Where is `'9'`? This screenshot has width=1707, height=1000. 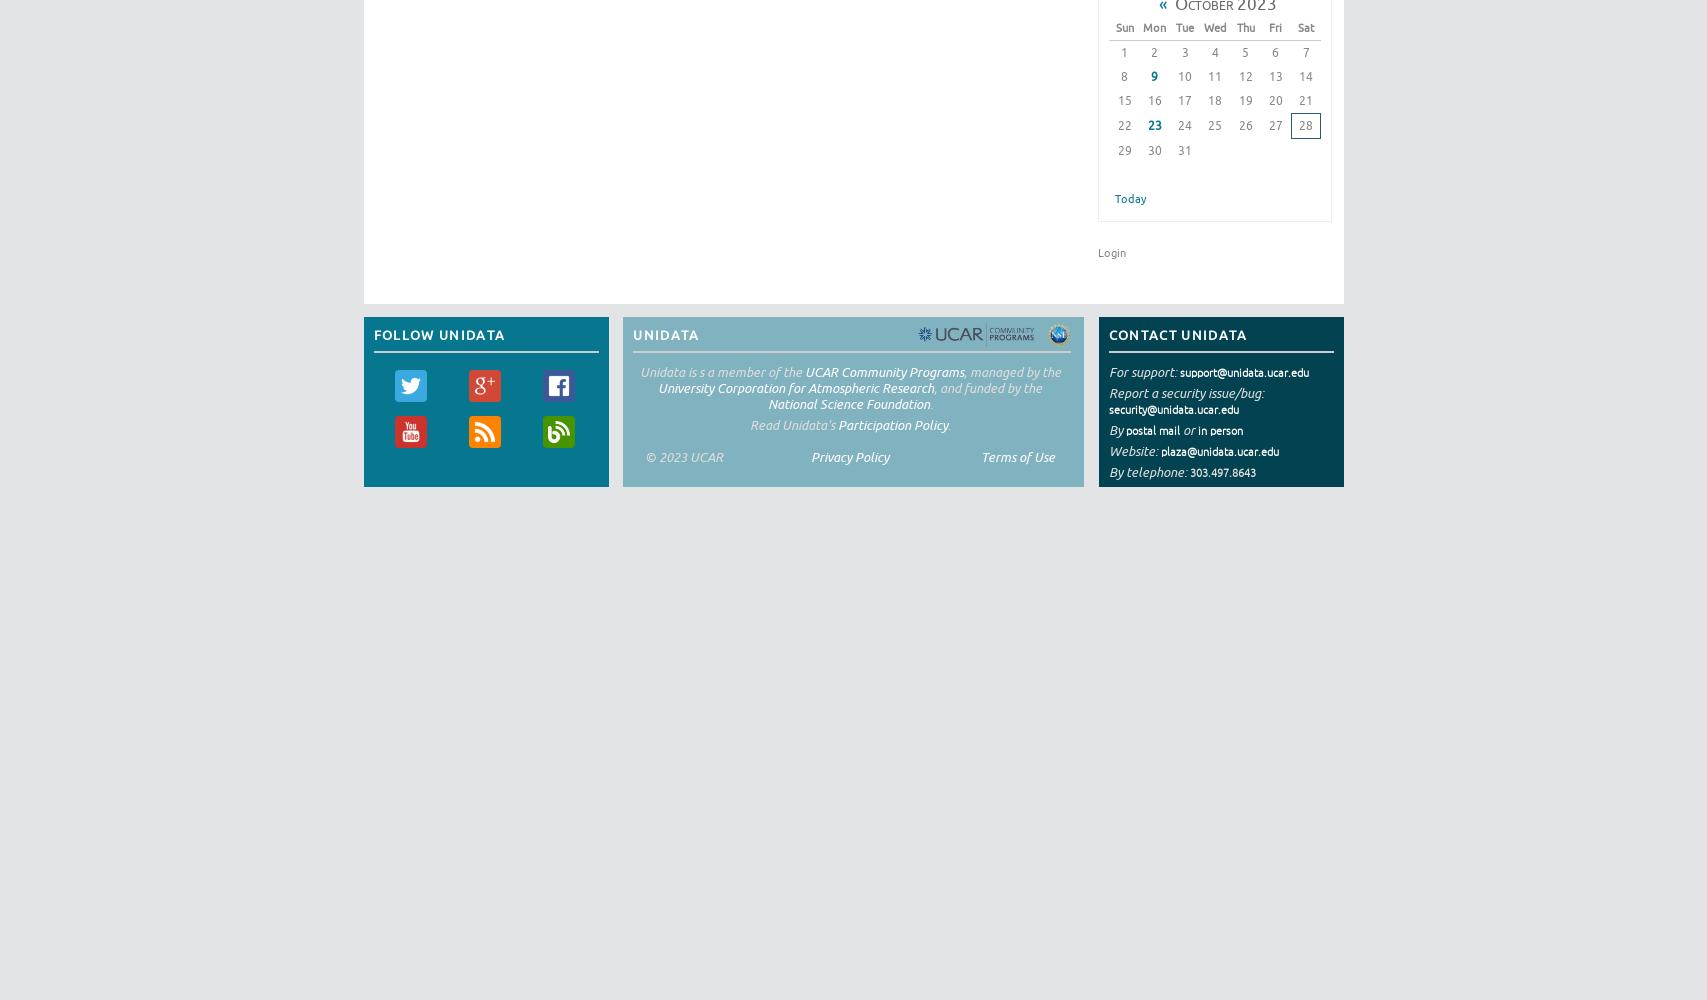 '9' is located at coordinates (1150, 74).